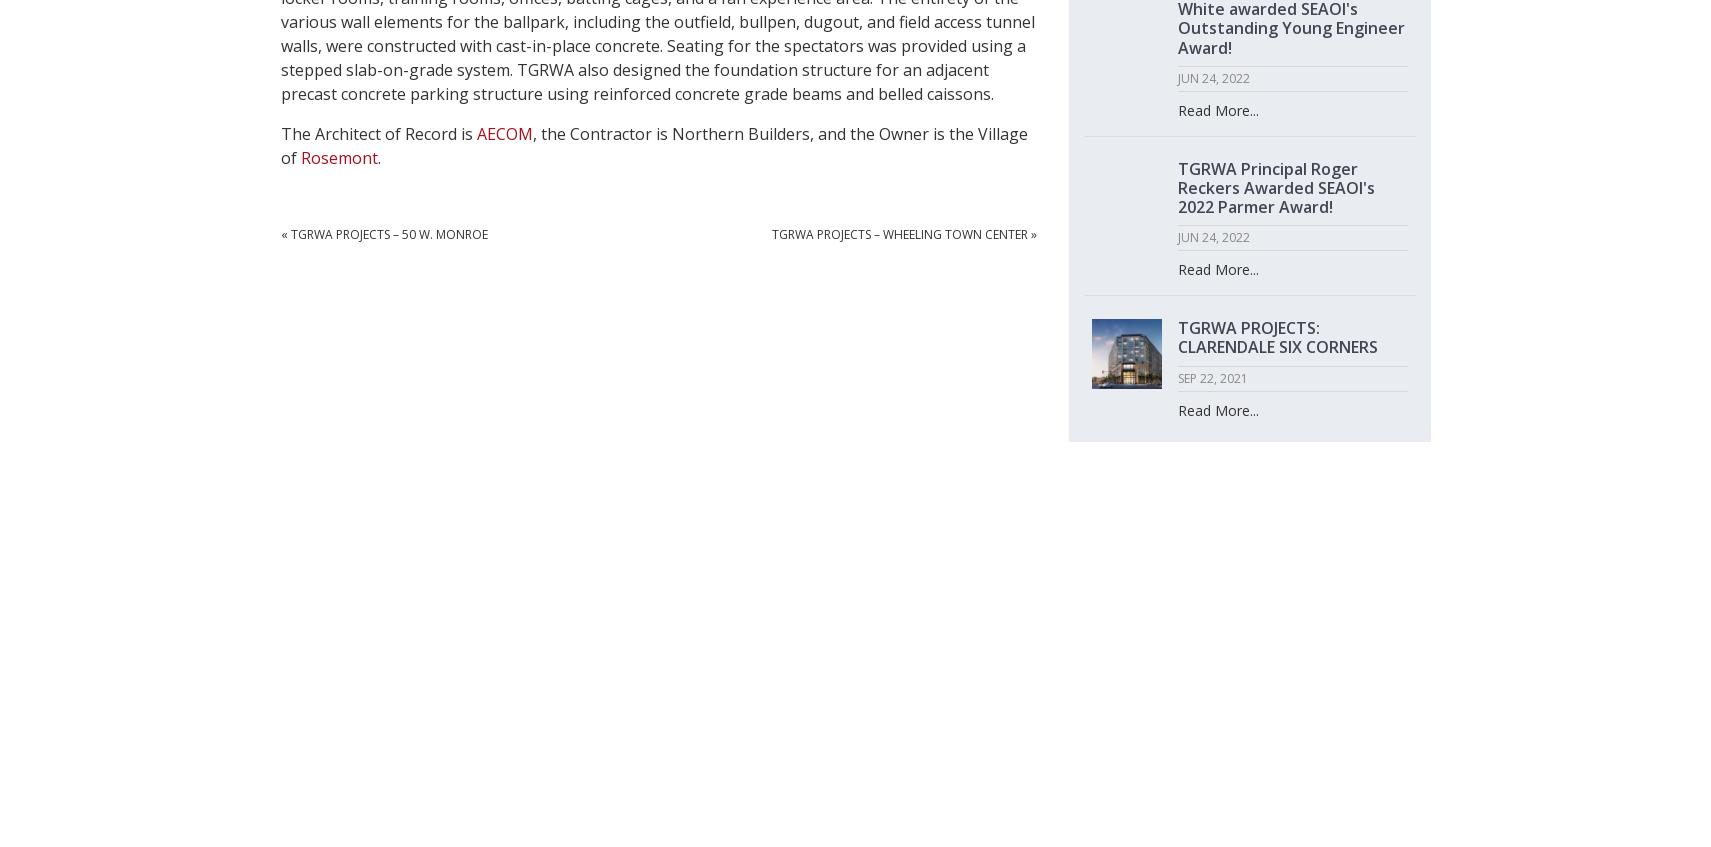 The height and width of the screenshot is (847, 1711). Describe the element at coordinates (1274, 187) in the screenshot. I see `'TGRWA Principal Roger Reckers Awarded SEAOI's 2022 Parmer Award!'` at that location.